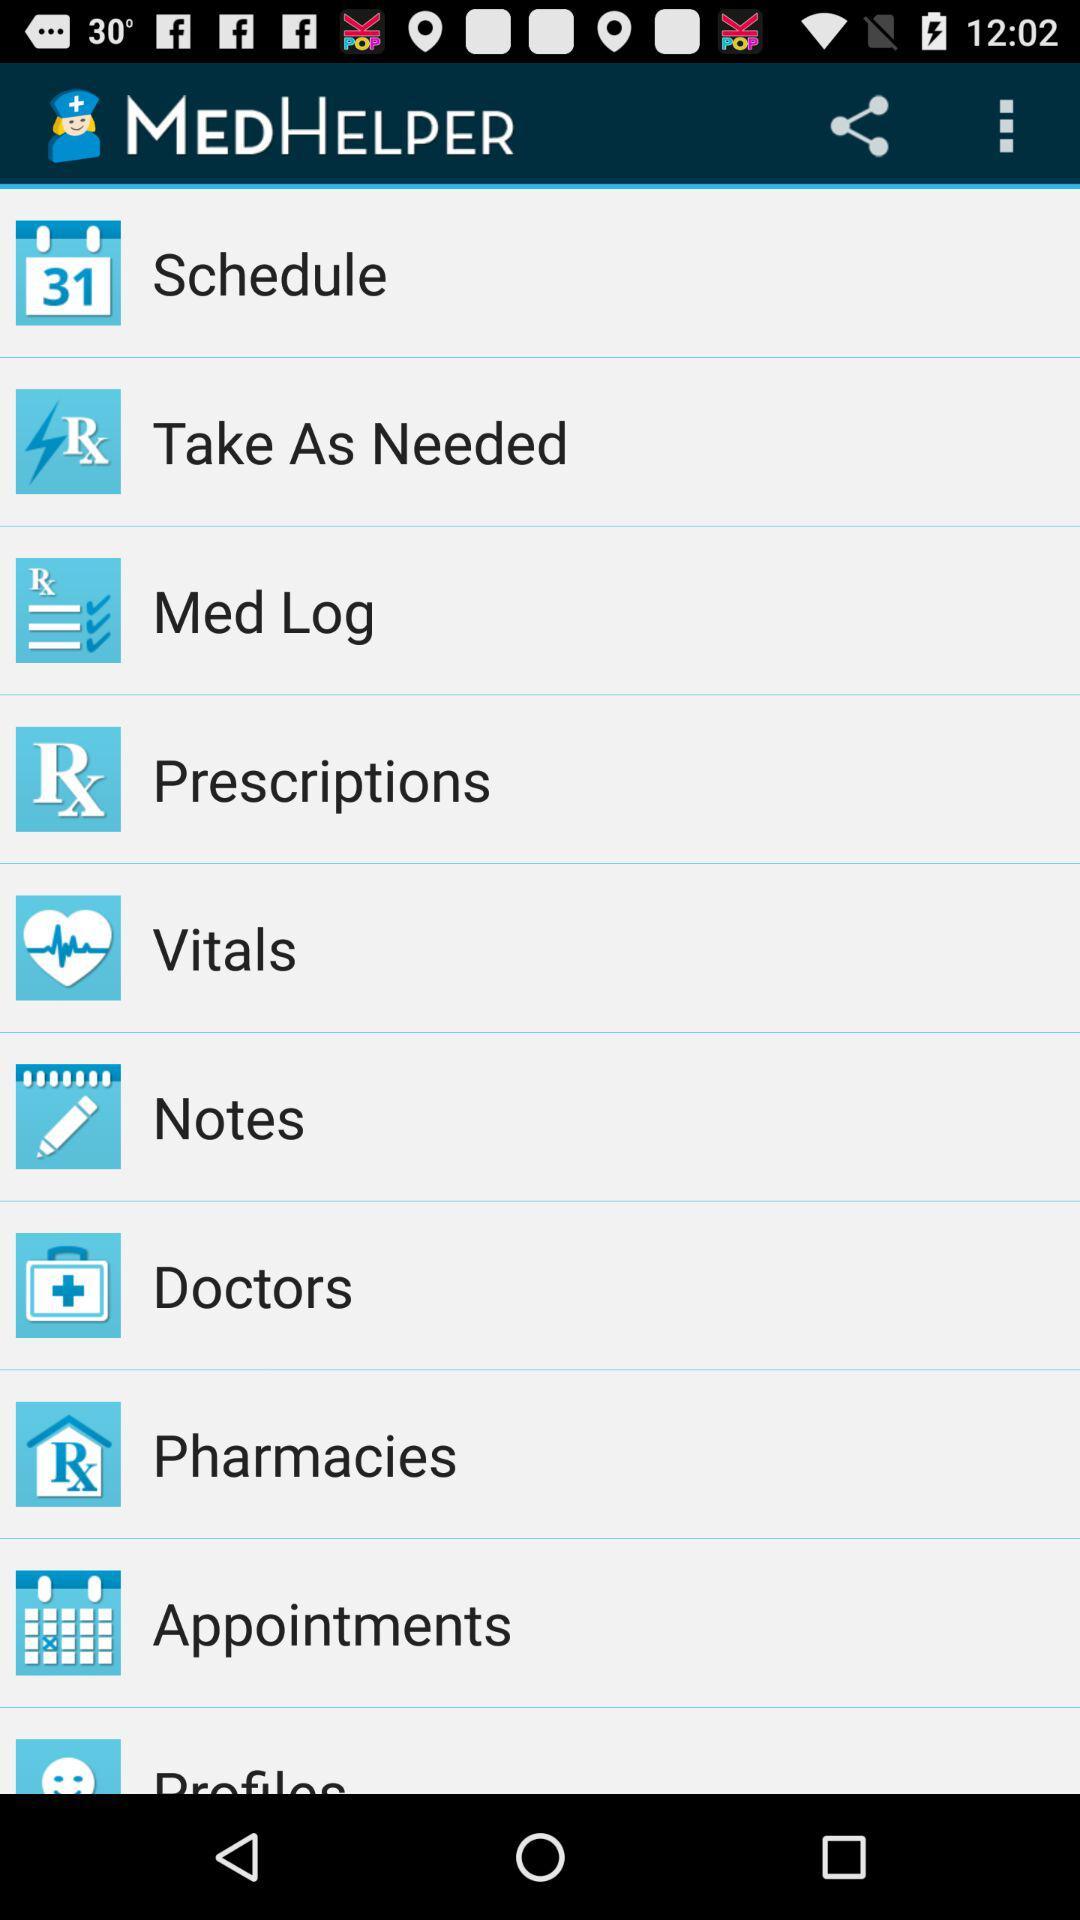 This screenshot has height=1920, width=1080. Describe the element at coordinates (1006, 124) in the screenshot. I see `the icon above the schedule app` at that location.